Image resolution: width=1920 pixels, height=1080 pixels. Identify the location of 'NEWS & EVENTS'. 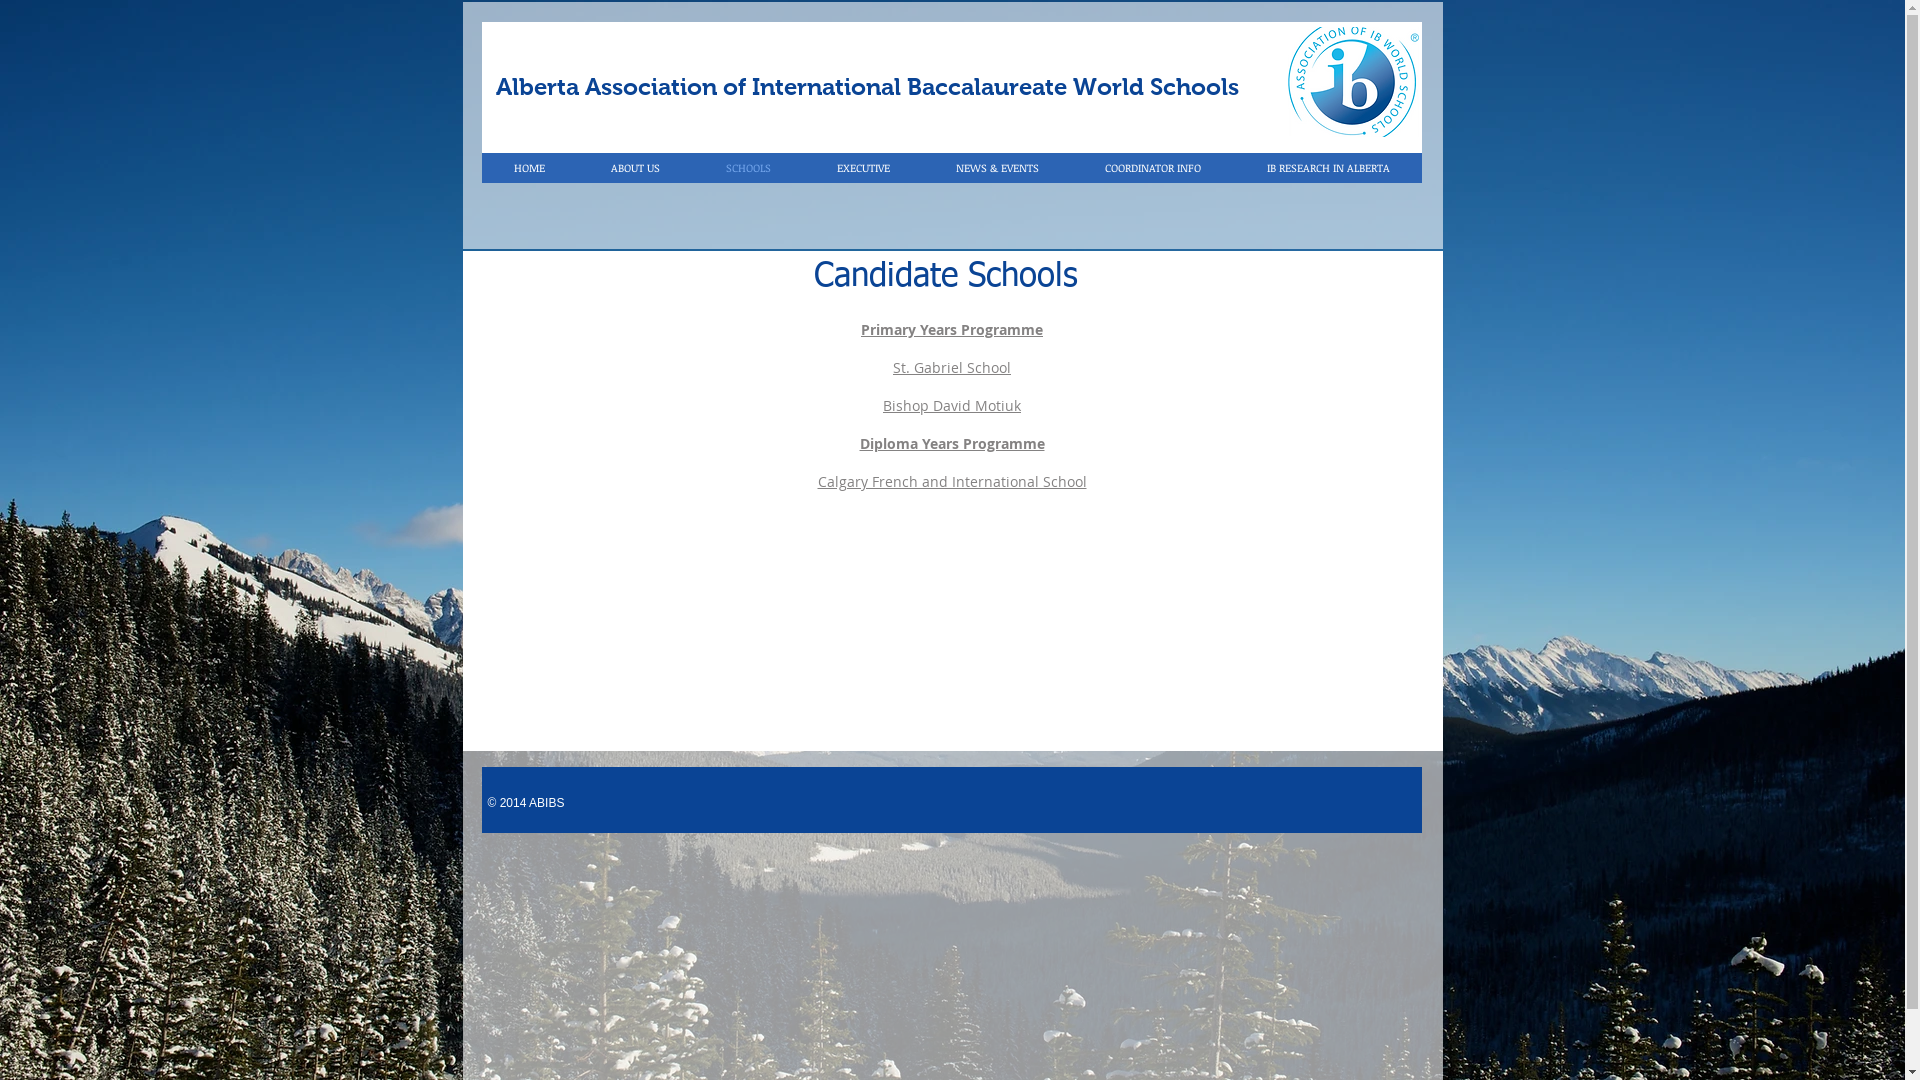
(996, 167).